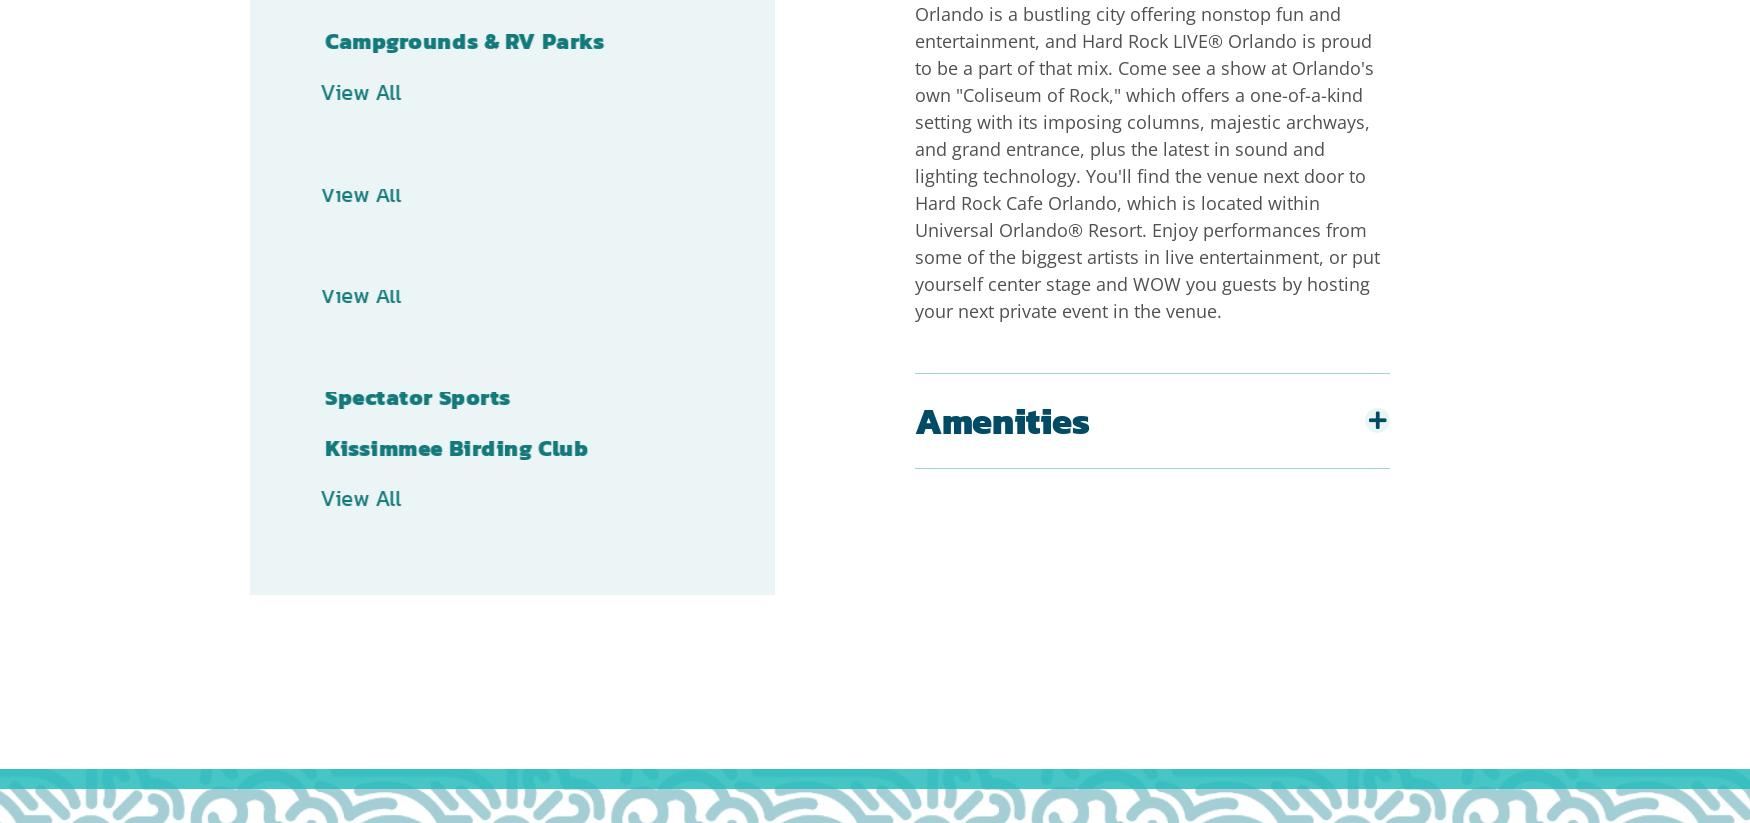  I want to click on 'Privacy Policy', so click(586, 780).